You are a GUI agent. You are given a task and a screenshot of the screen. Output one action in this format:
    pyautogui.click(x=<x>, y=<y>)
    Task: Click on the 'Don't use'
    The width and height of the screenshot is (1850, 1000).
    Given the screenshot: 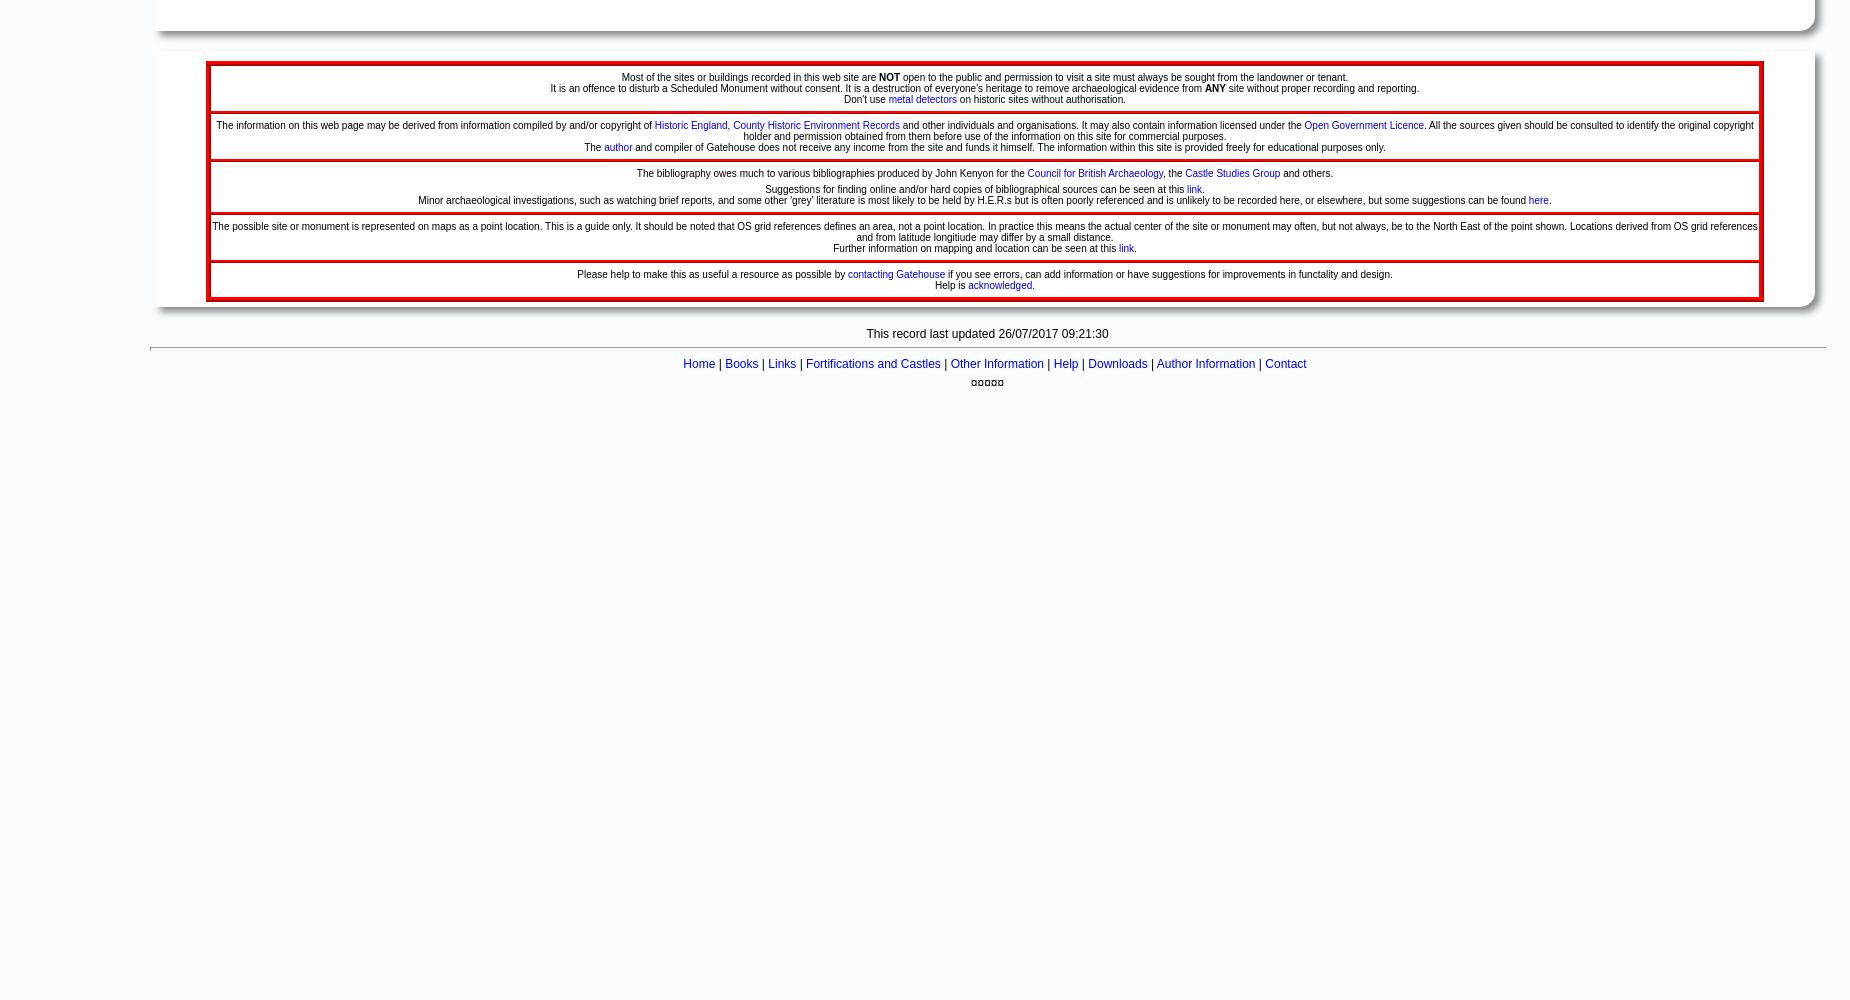 What is the action you would take?
    pyautogui.click(x=865, y=98)
    